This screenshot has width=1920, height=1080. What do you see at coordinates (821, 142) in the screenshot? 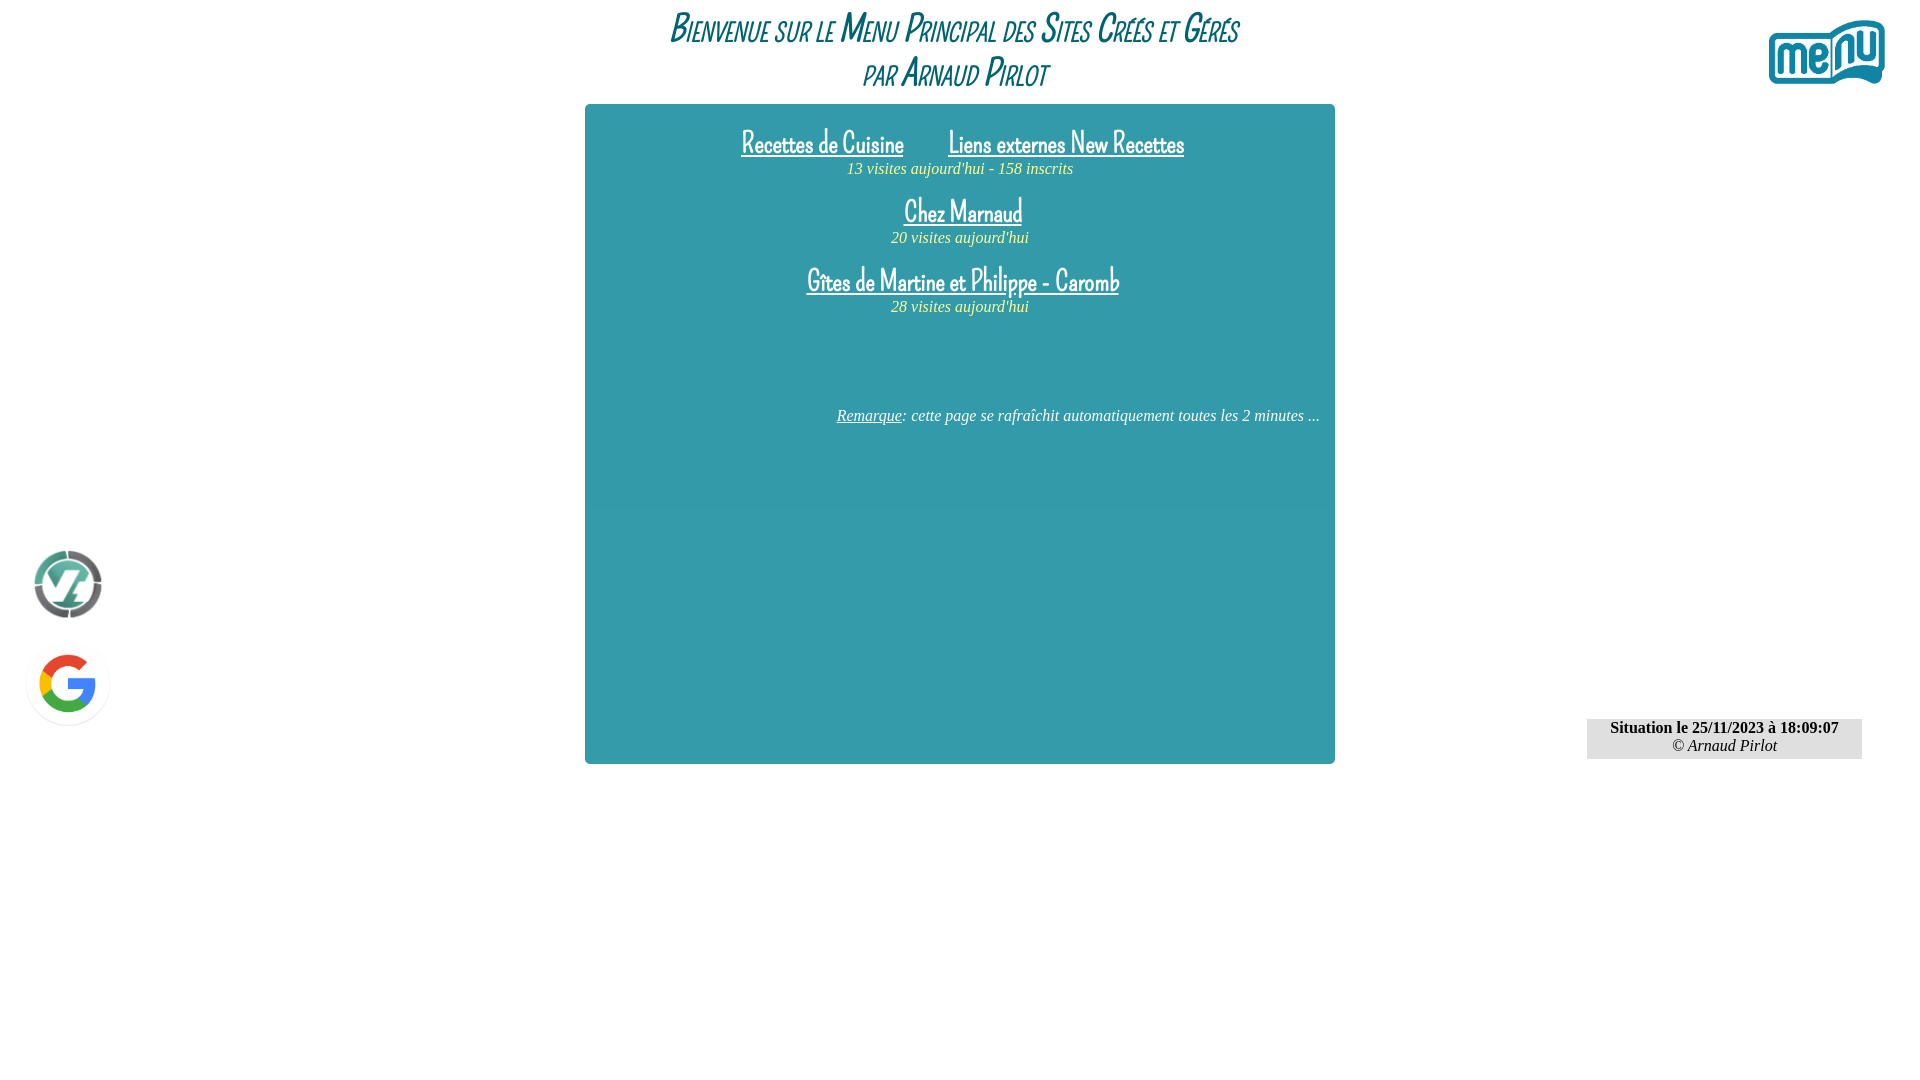
I see `'Recettes de Cuisine'` at bounding box center [821, 142].